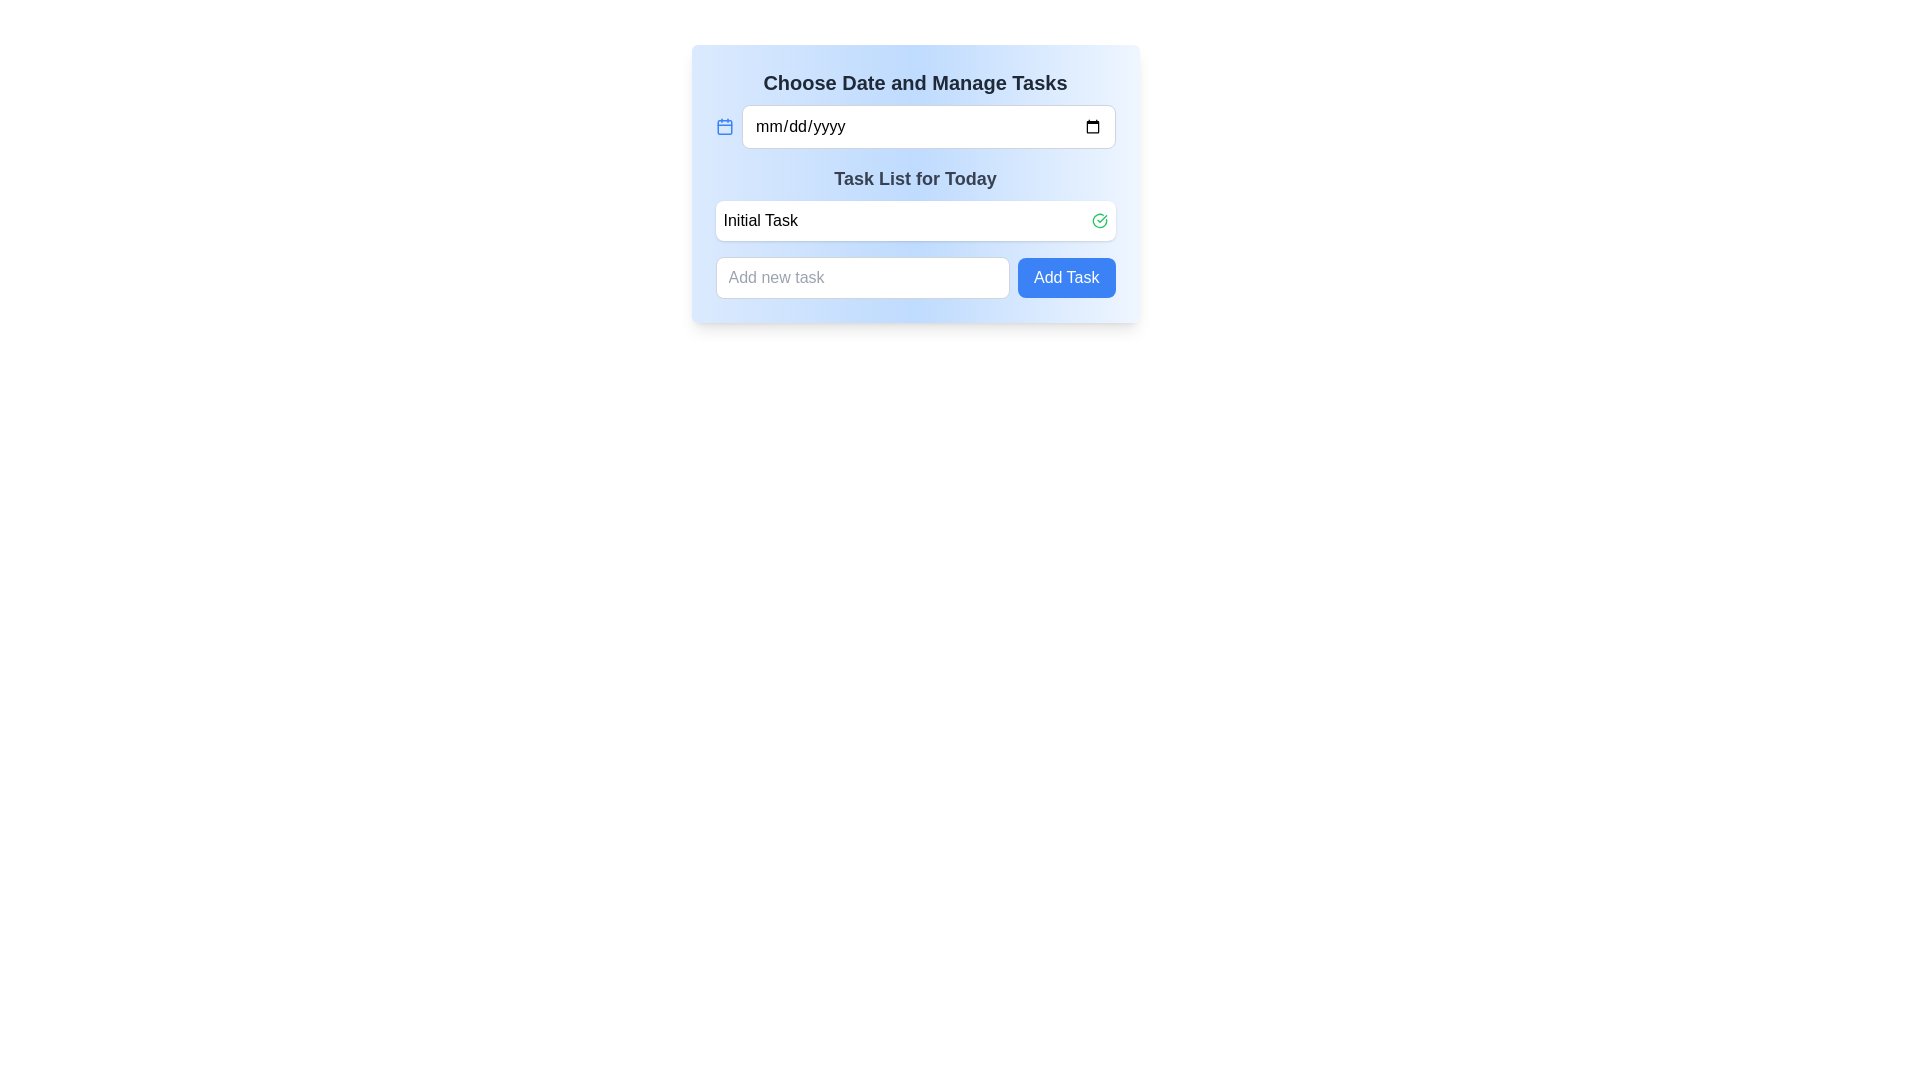 The image size is (1920, 1080). I want to click on the completion status icon located near the right edge of the 'Task List for Today' section, so click(1098, 220).